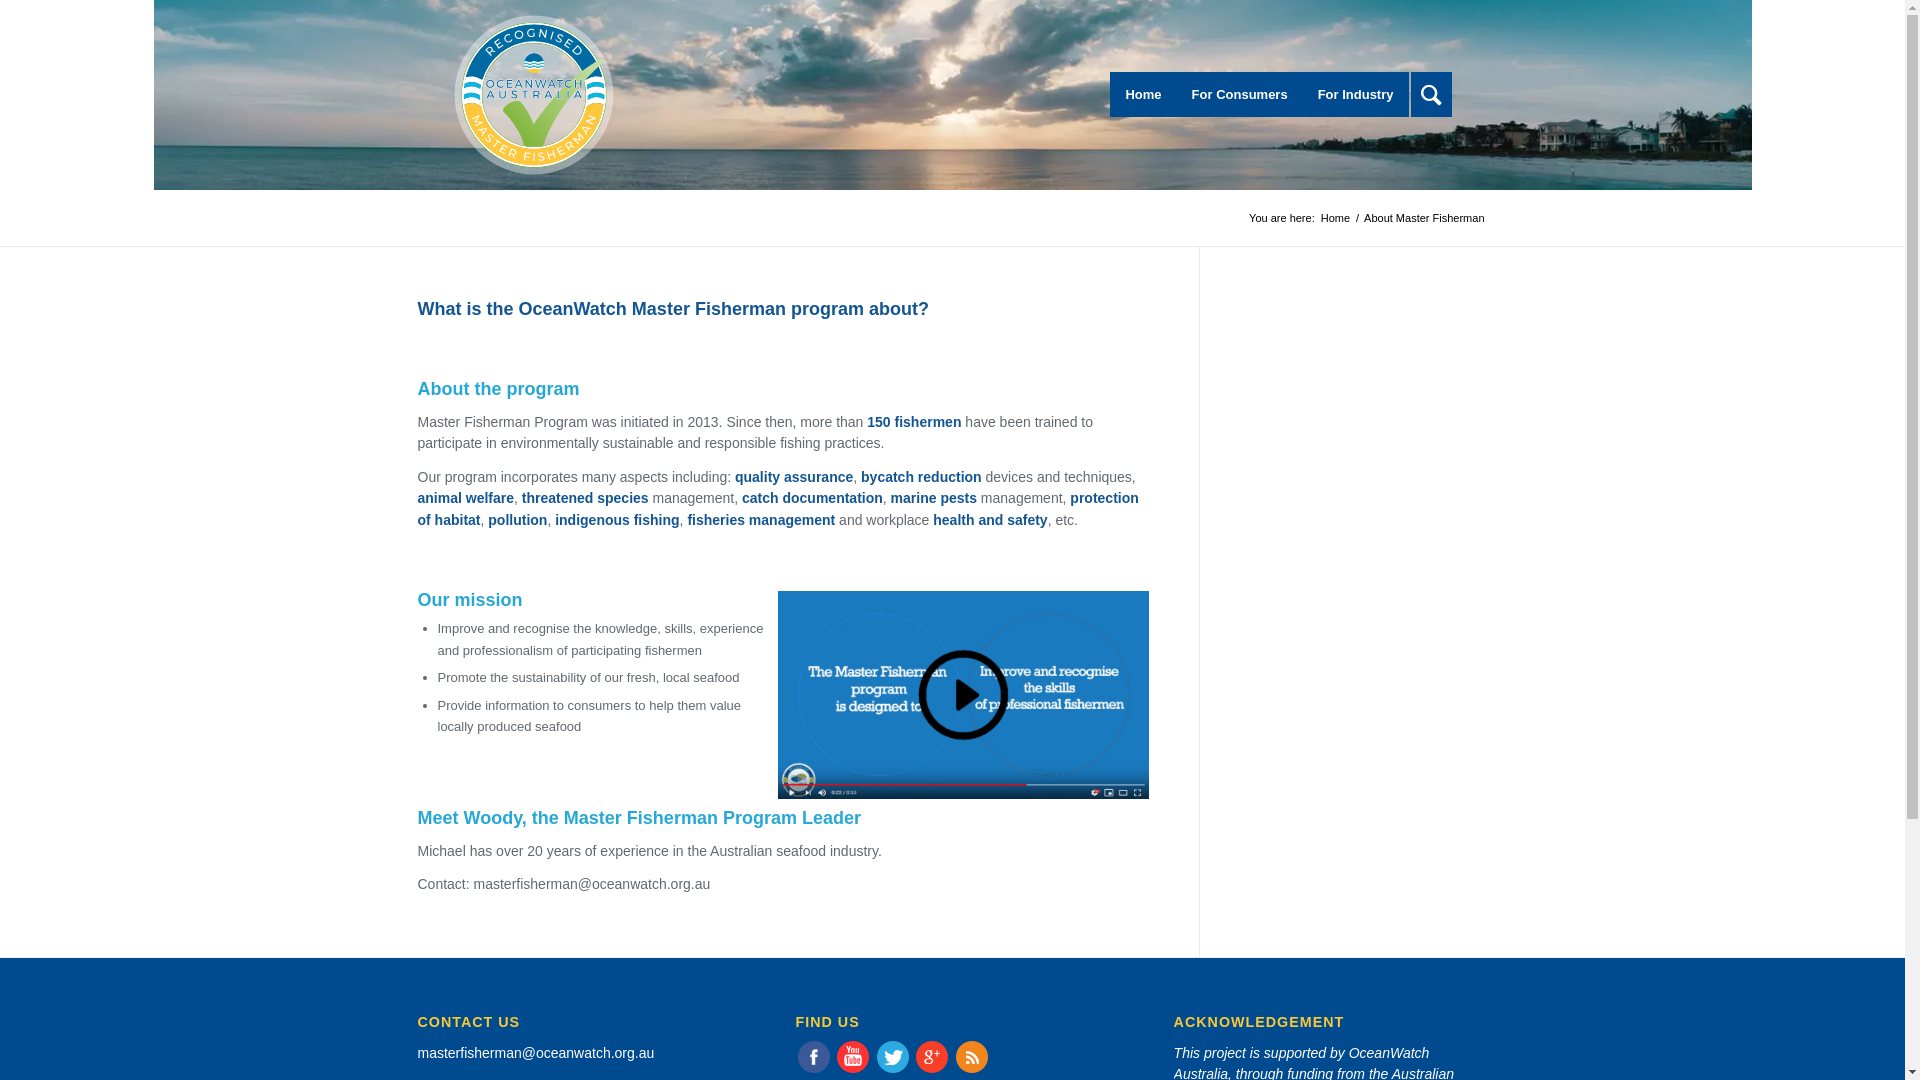 The width and height of the screenshot is (1920, 1080). What do you see at coordinates (891, 1069) in the screenshot?
I see `'Twitter'` at bounding box center [891, 1069].